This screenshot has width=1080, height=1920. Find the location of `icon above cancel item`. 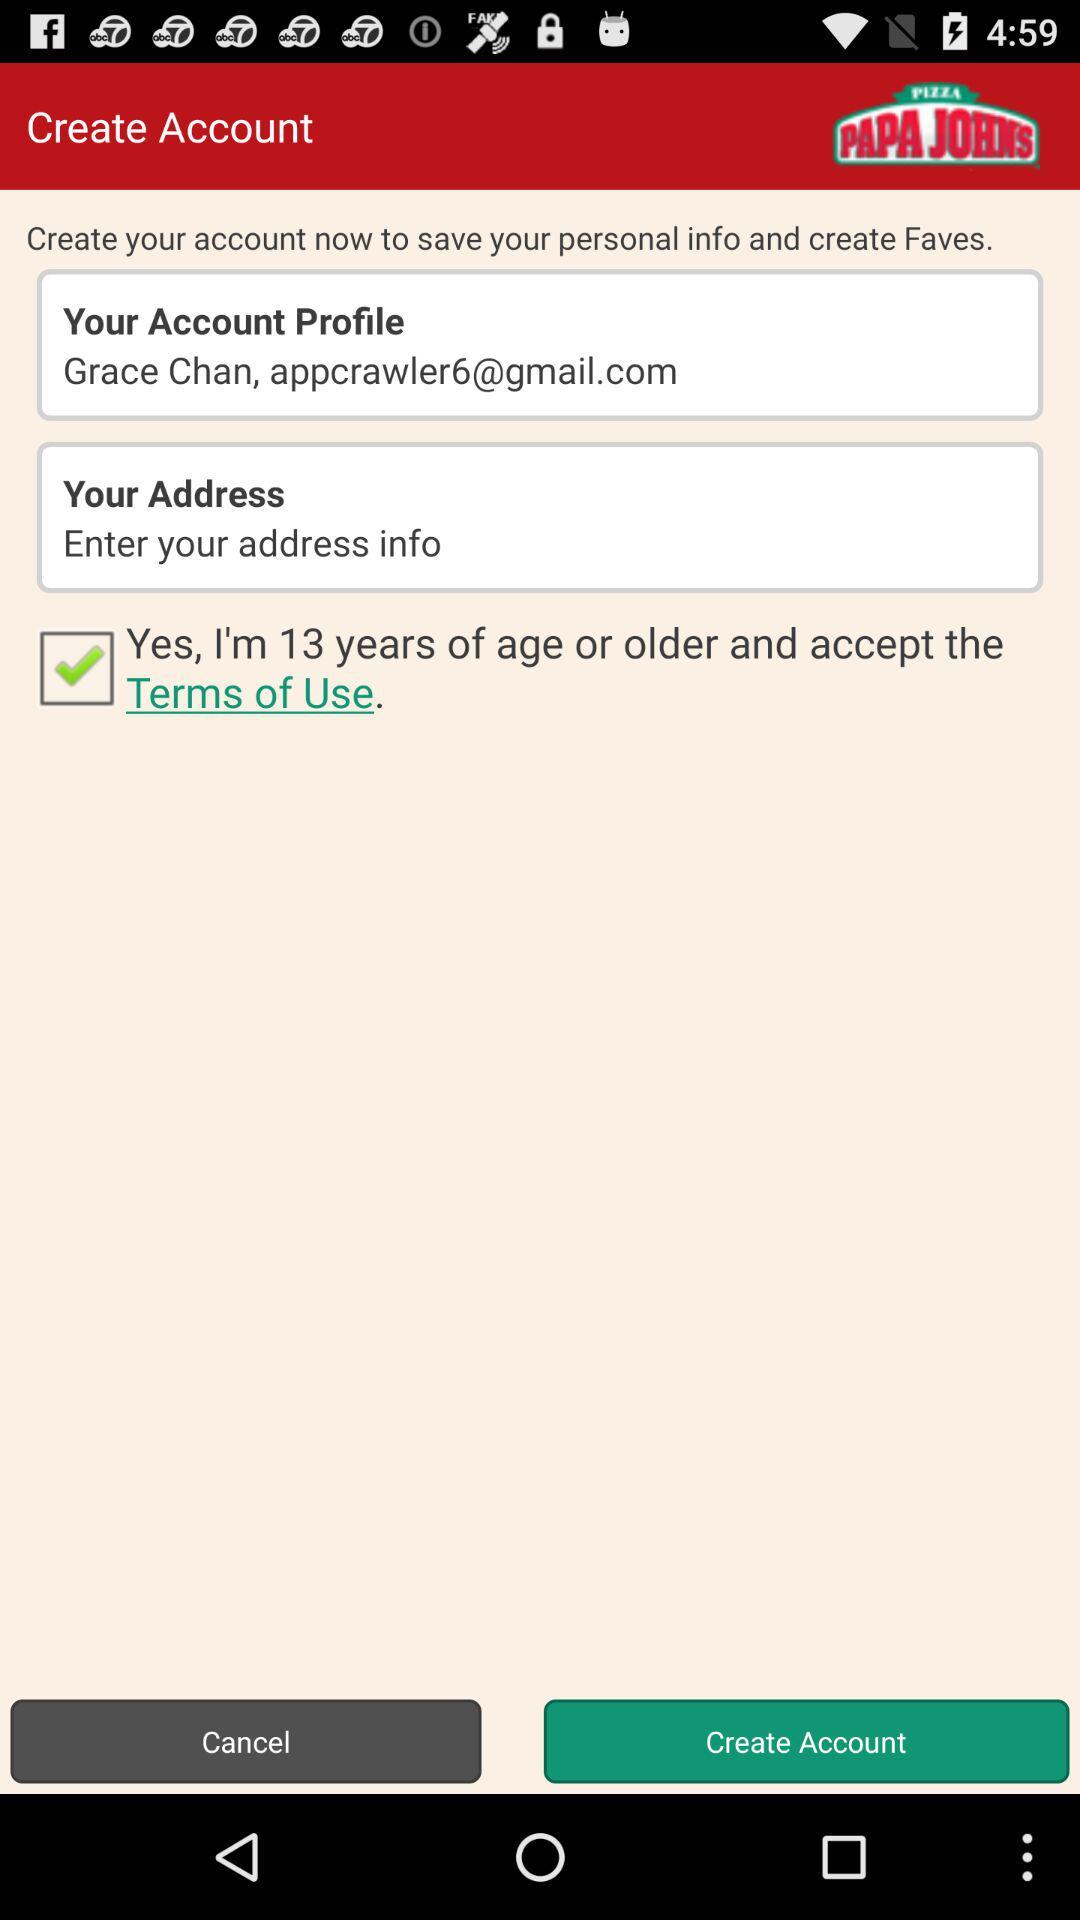

icon above cancel item is located at coordinates (588, 666).